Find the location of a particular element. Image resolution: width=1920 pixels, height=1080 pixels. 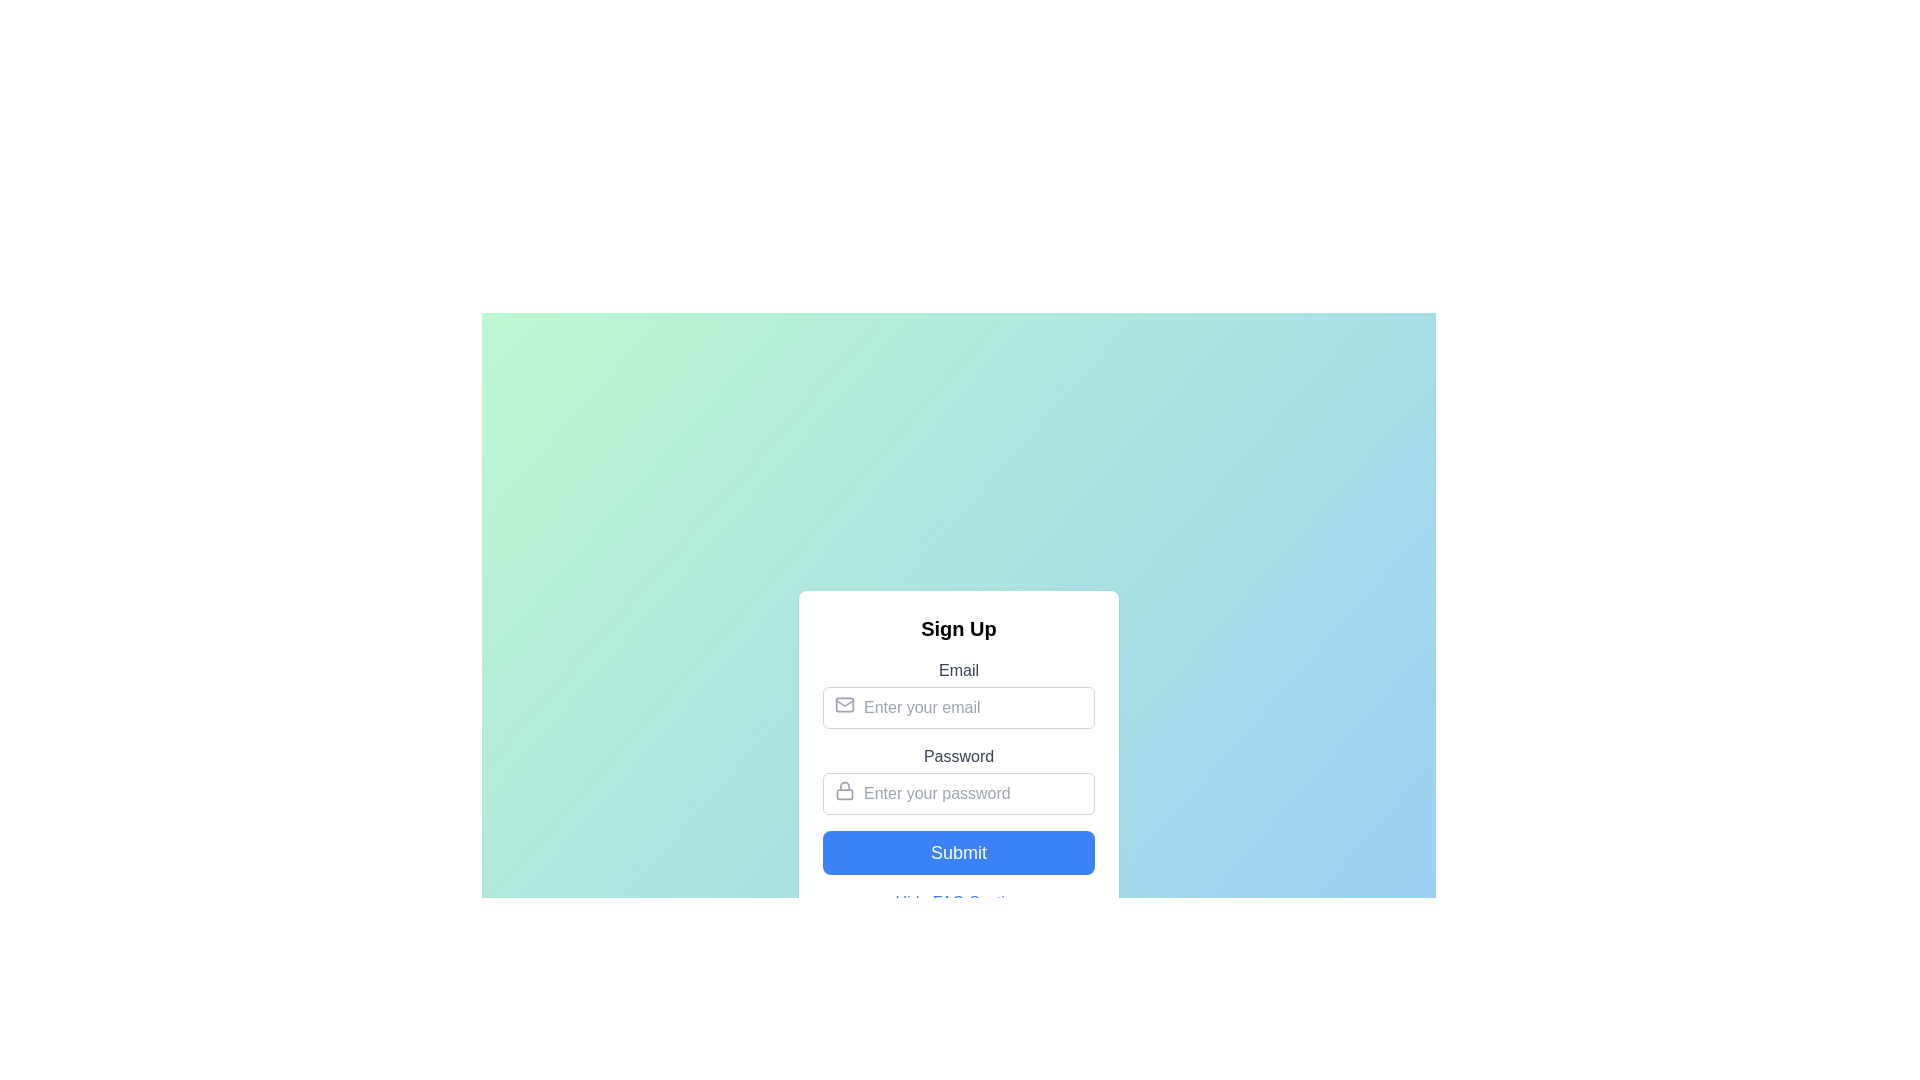

the text label that displays 'Why do we request your email address?' at the bottom of the interface is located at coordinates (969, 1054).